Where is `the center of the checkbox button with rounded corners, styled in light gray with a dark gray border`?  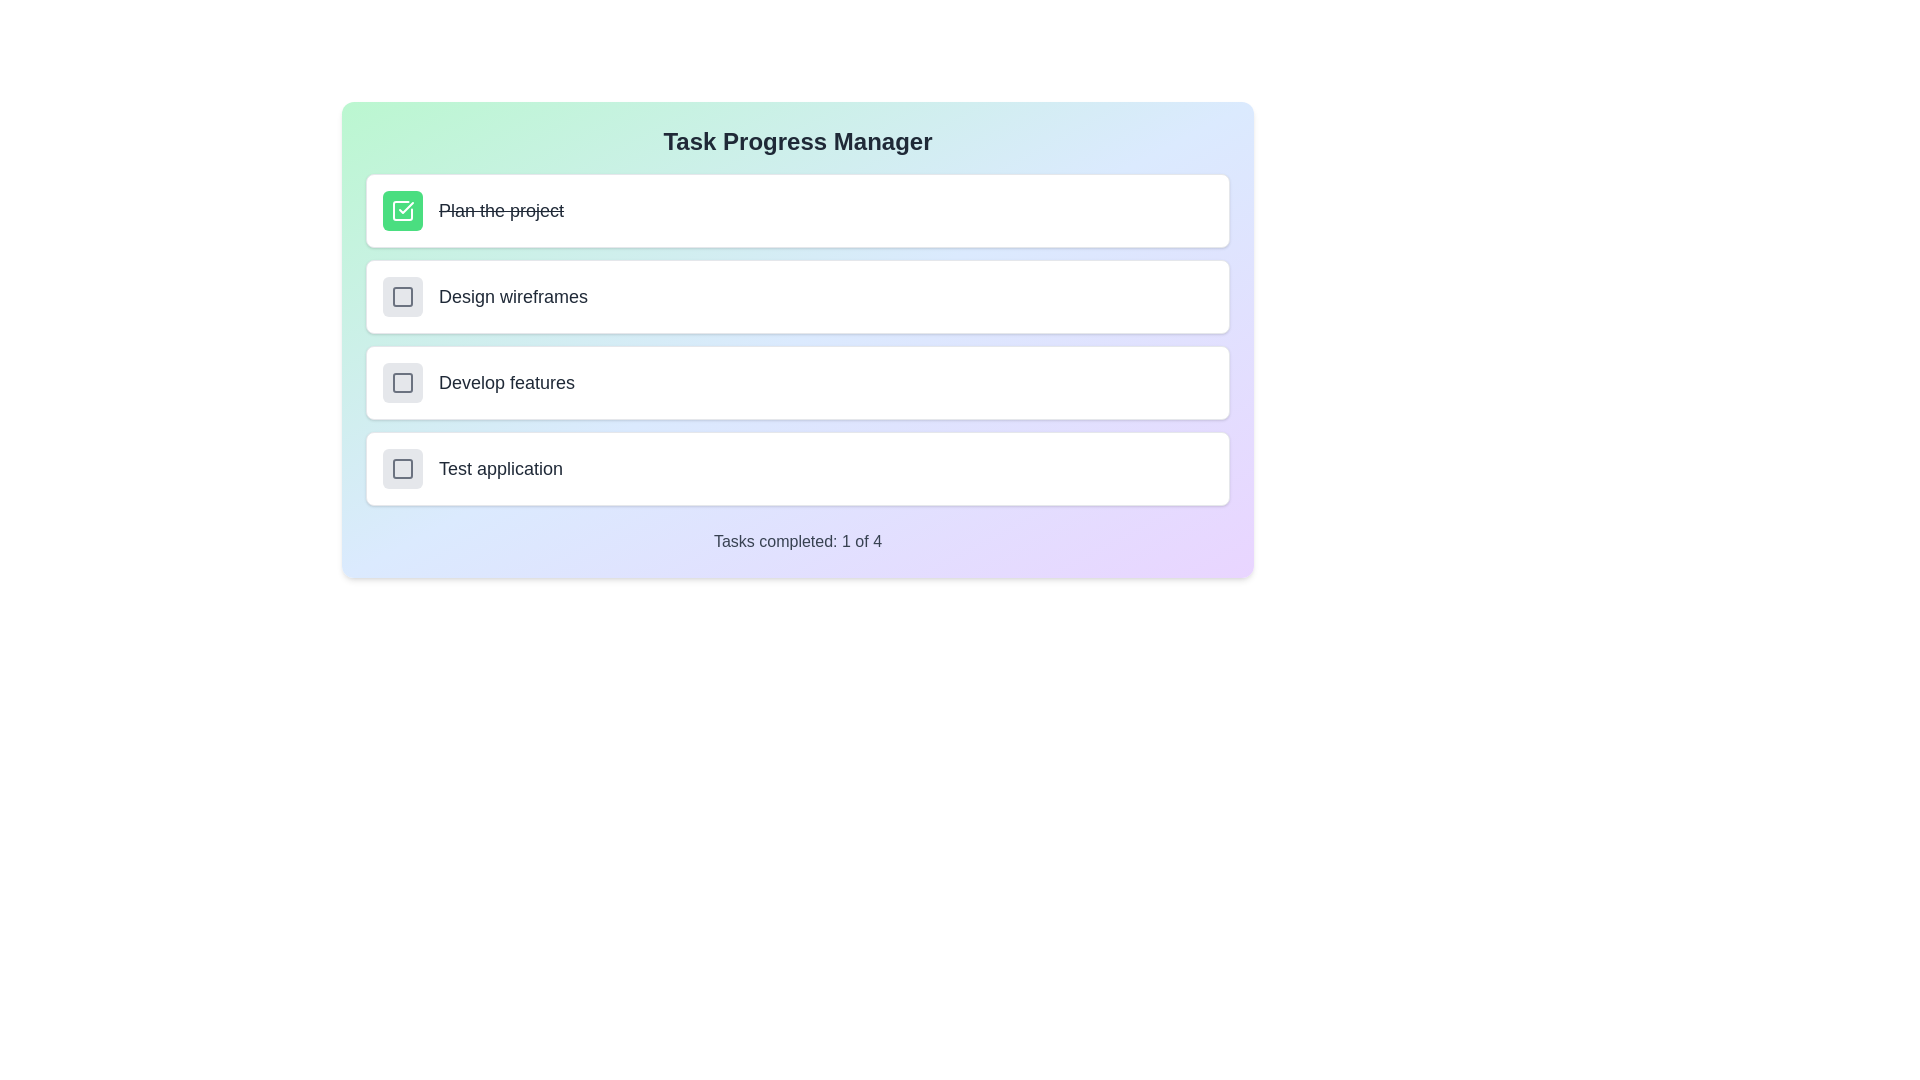
the center of the checkbox button with rounded corners, styled in light gray with a dark gray border is located at coordinates (402, 382).